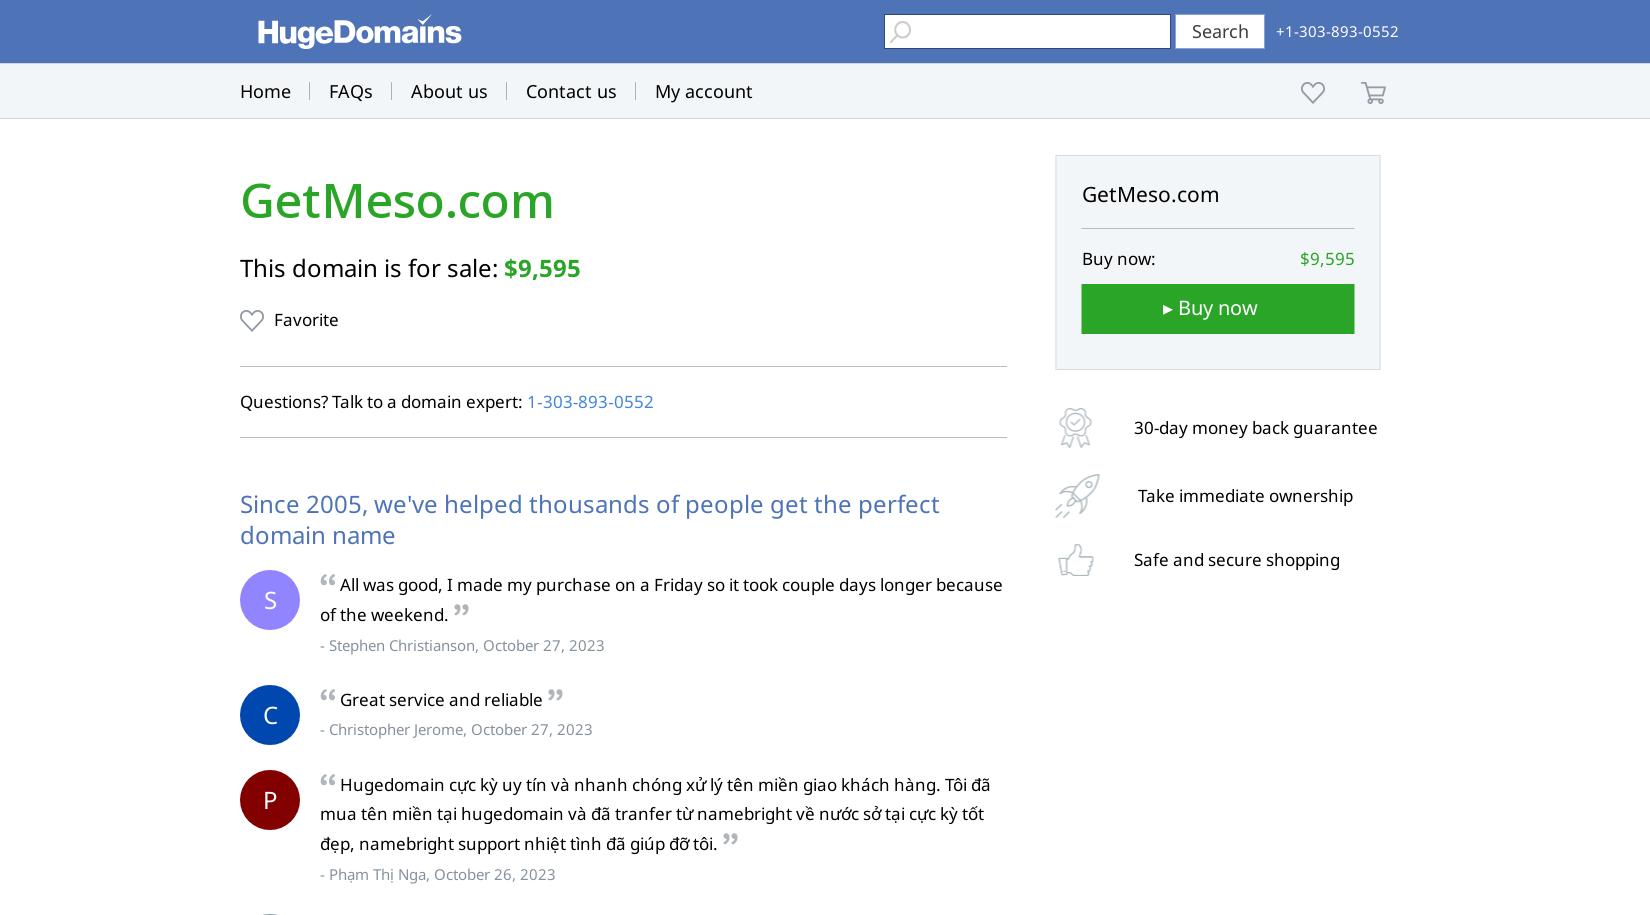 The height and width of the screenshot is (915, 1650). Describe the element at coordinates (340, 697) in the screenshot. I see `'Great service and reliable'` at that location.